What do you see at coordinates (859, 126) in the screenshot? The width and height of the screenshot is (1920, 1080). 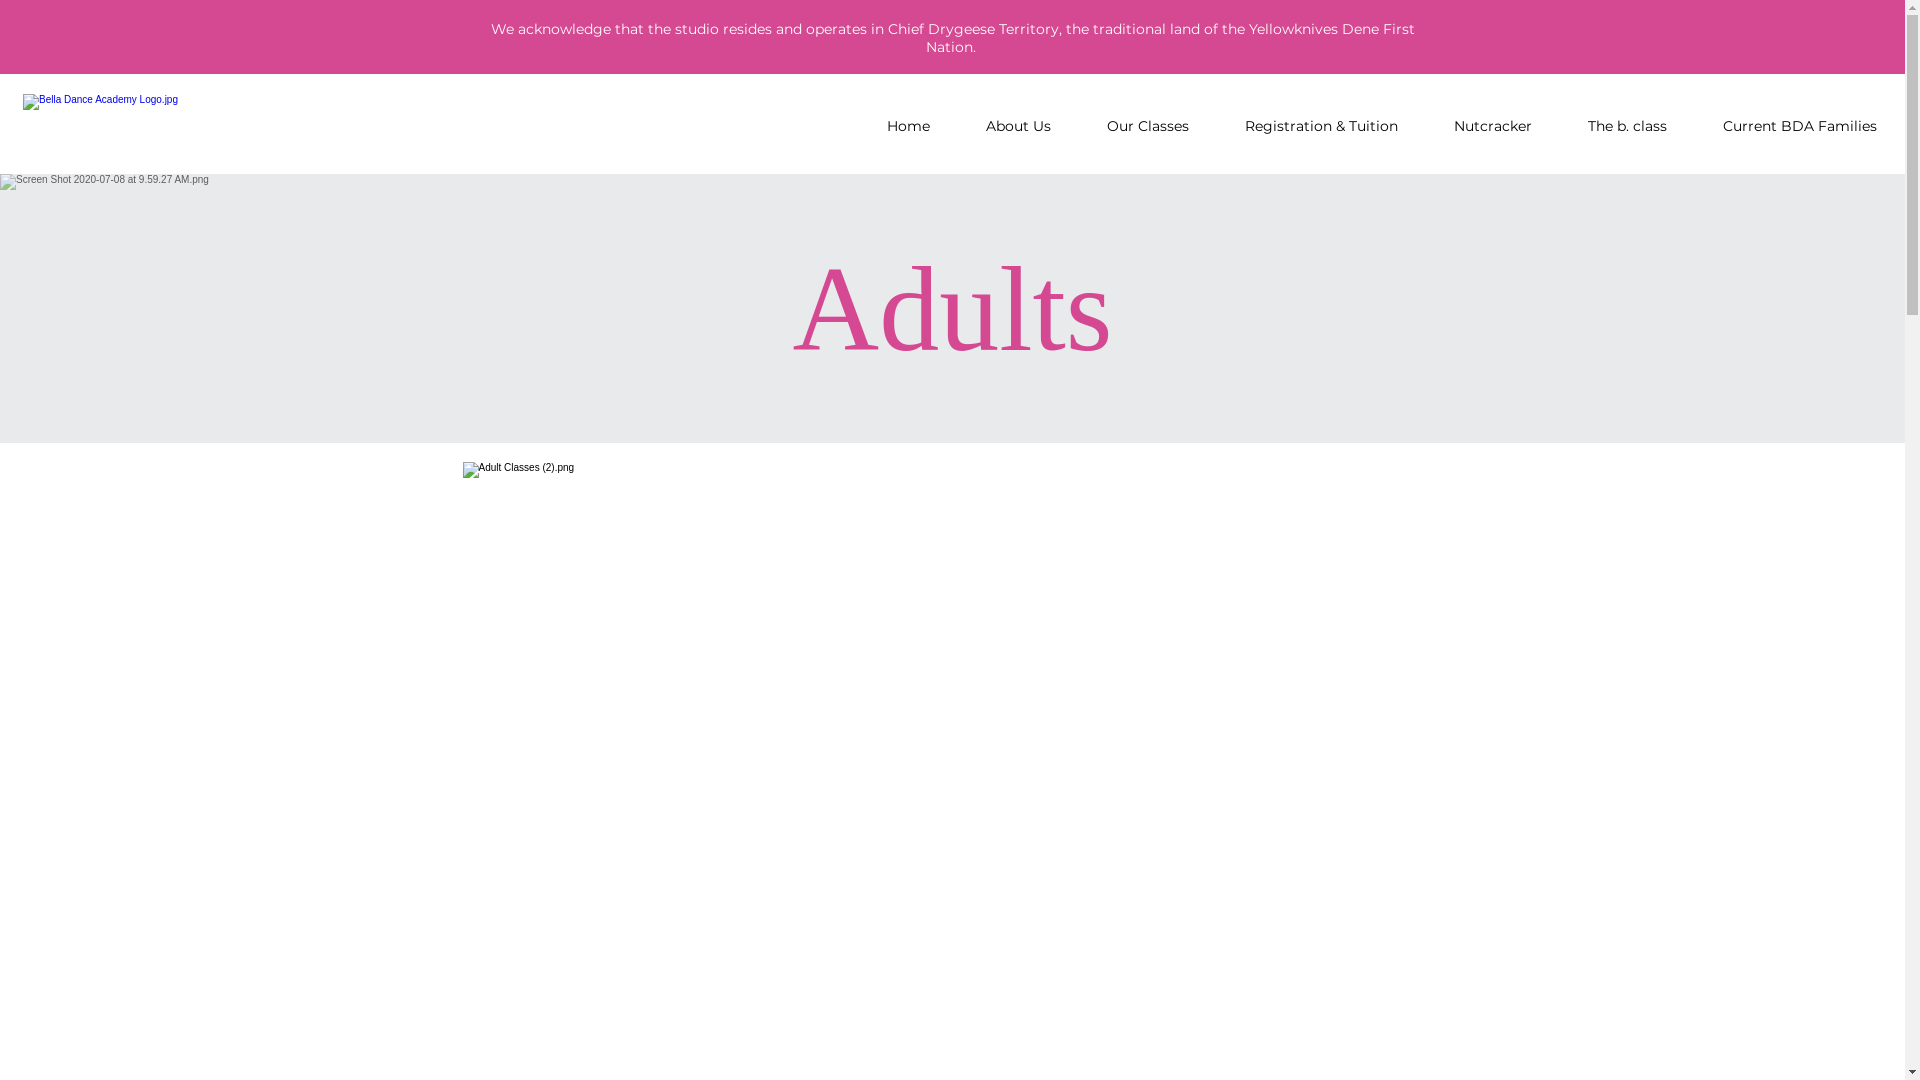 I see `'Home'` at bounding box center [859, 126].